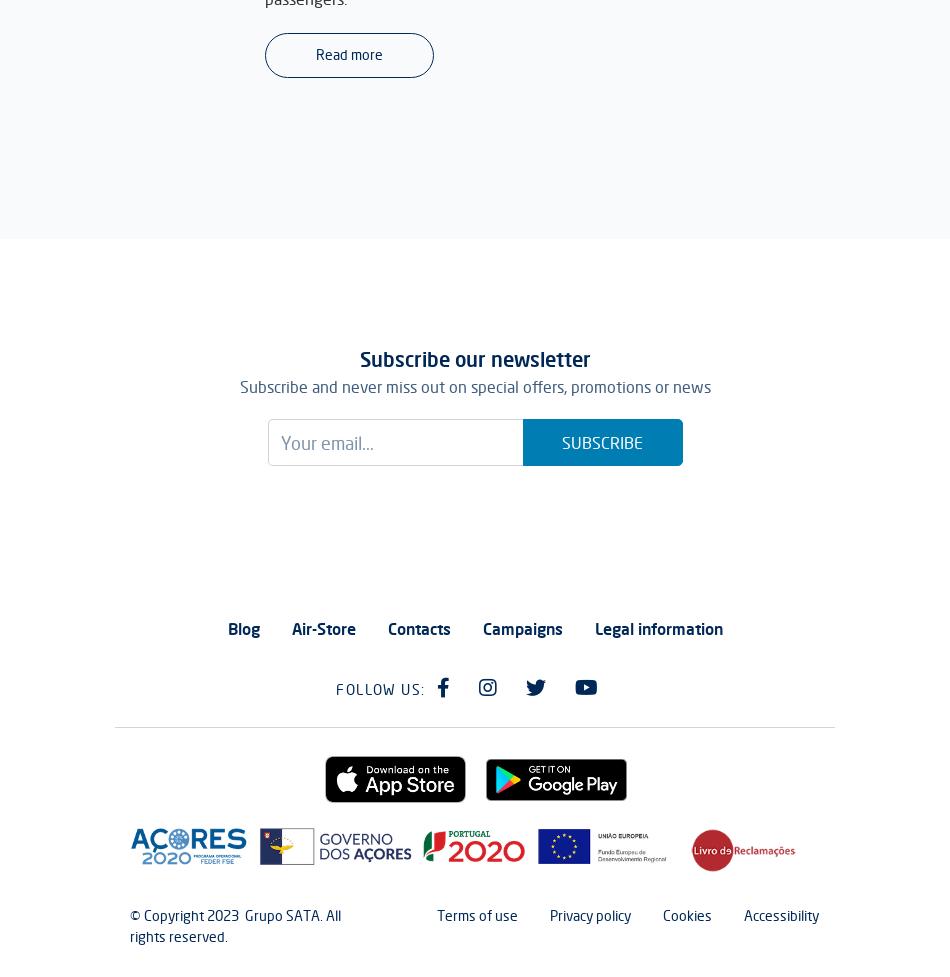  I want to click on 'Read more', so click(291, 54).